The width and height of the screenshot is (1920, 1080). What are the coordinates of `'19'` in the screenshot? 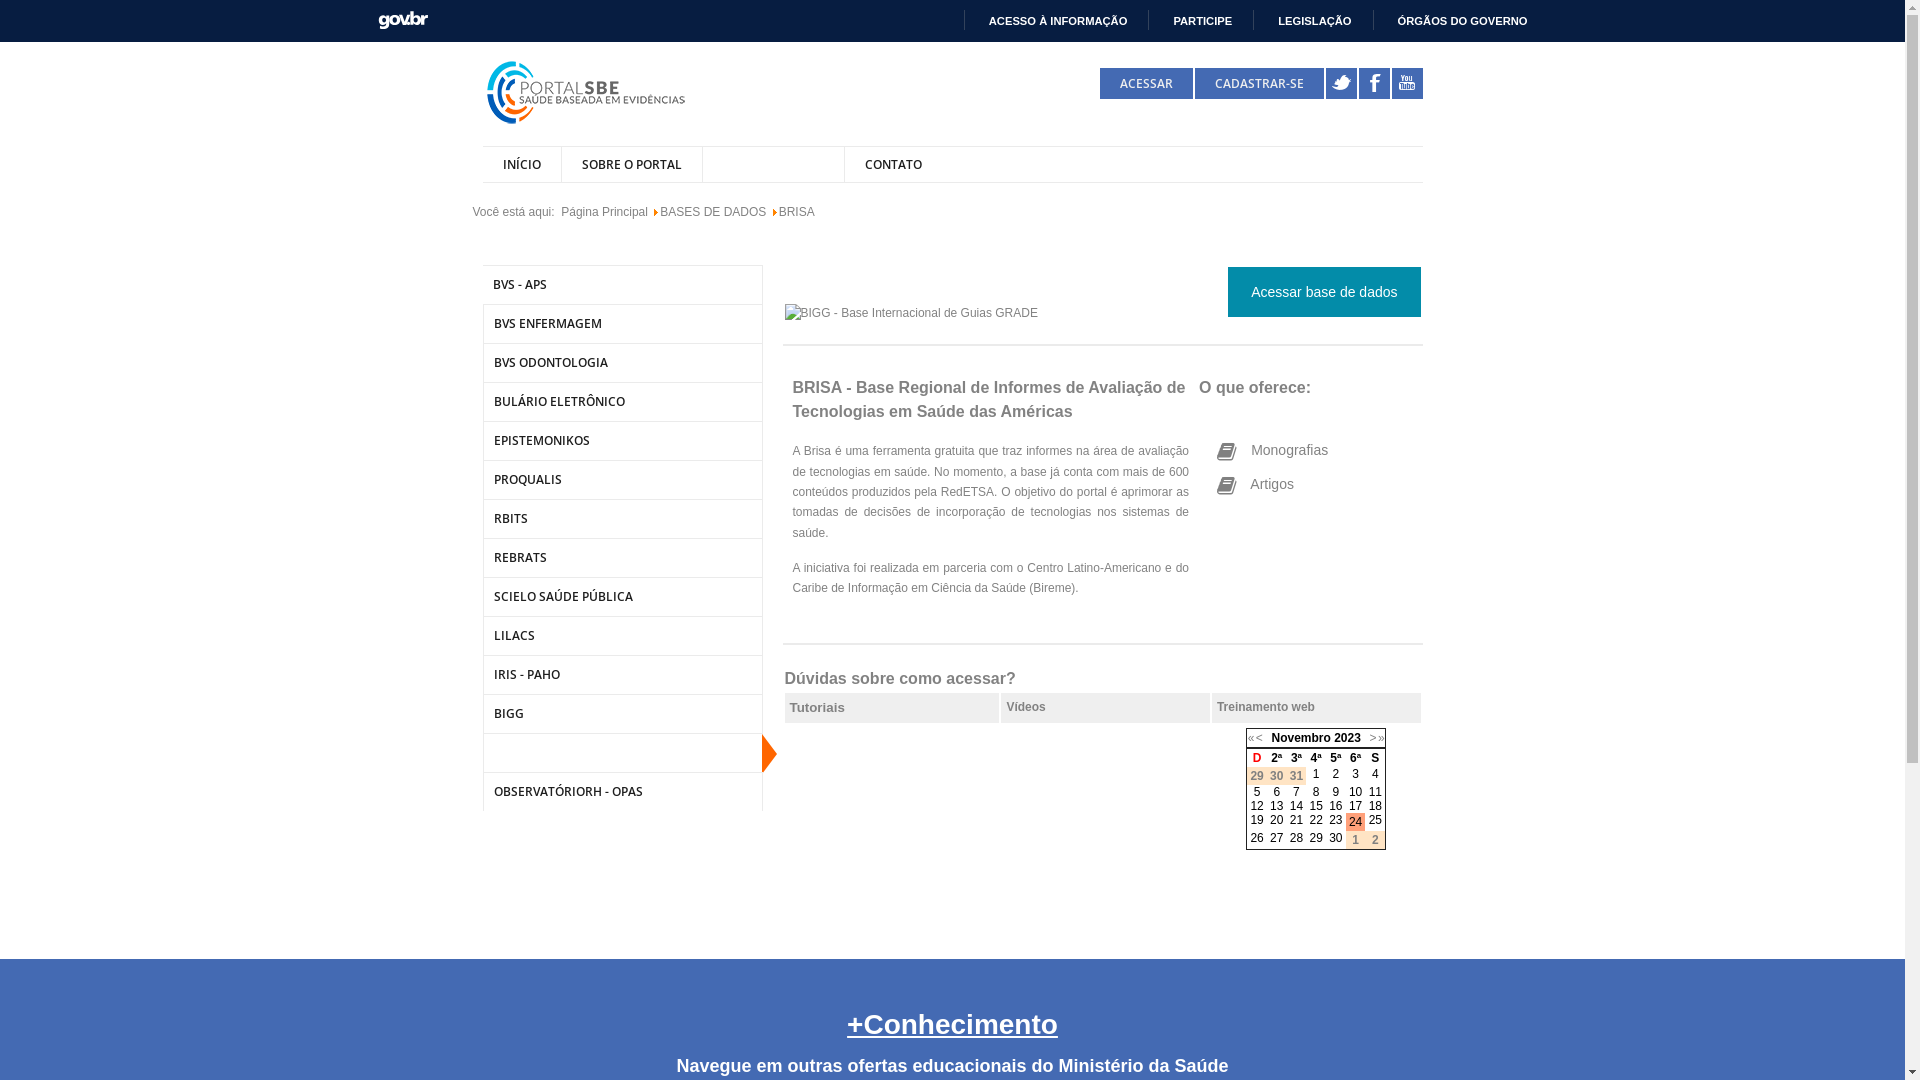 It's located at (1248, 820).